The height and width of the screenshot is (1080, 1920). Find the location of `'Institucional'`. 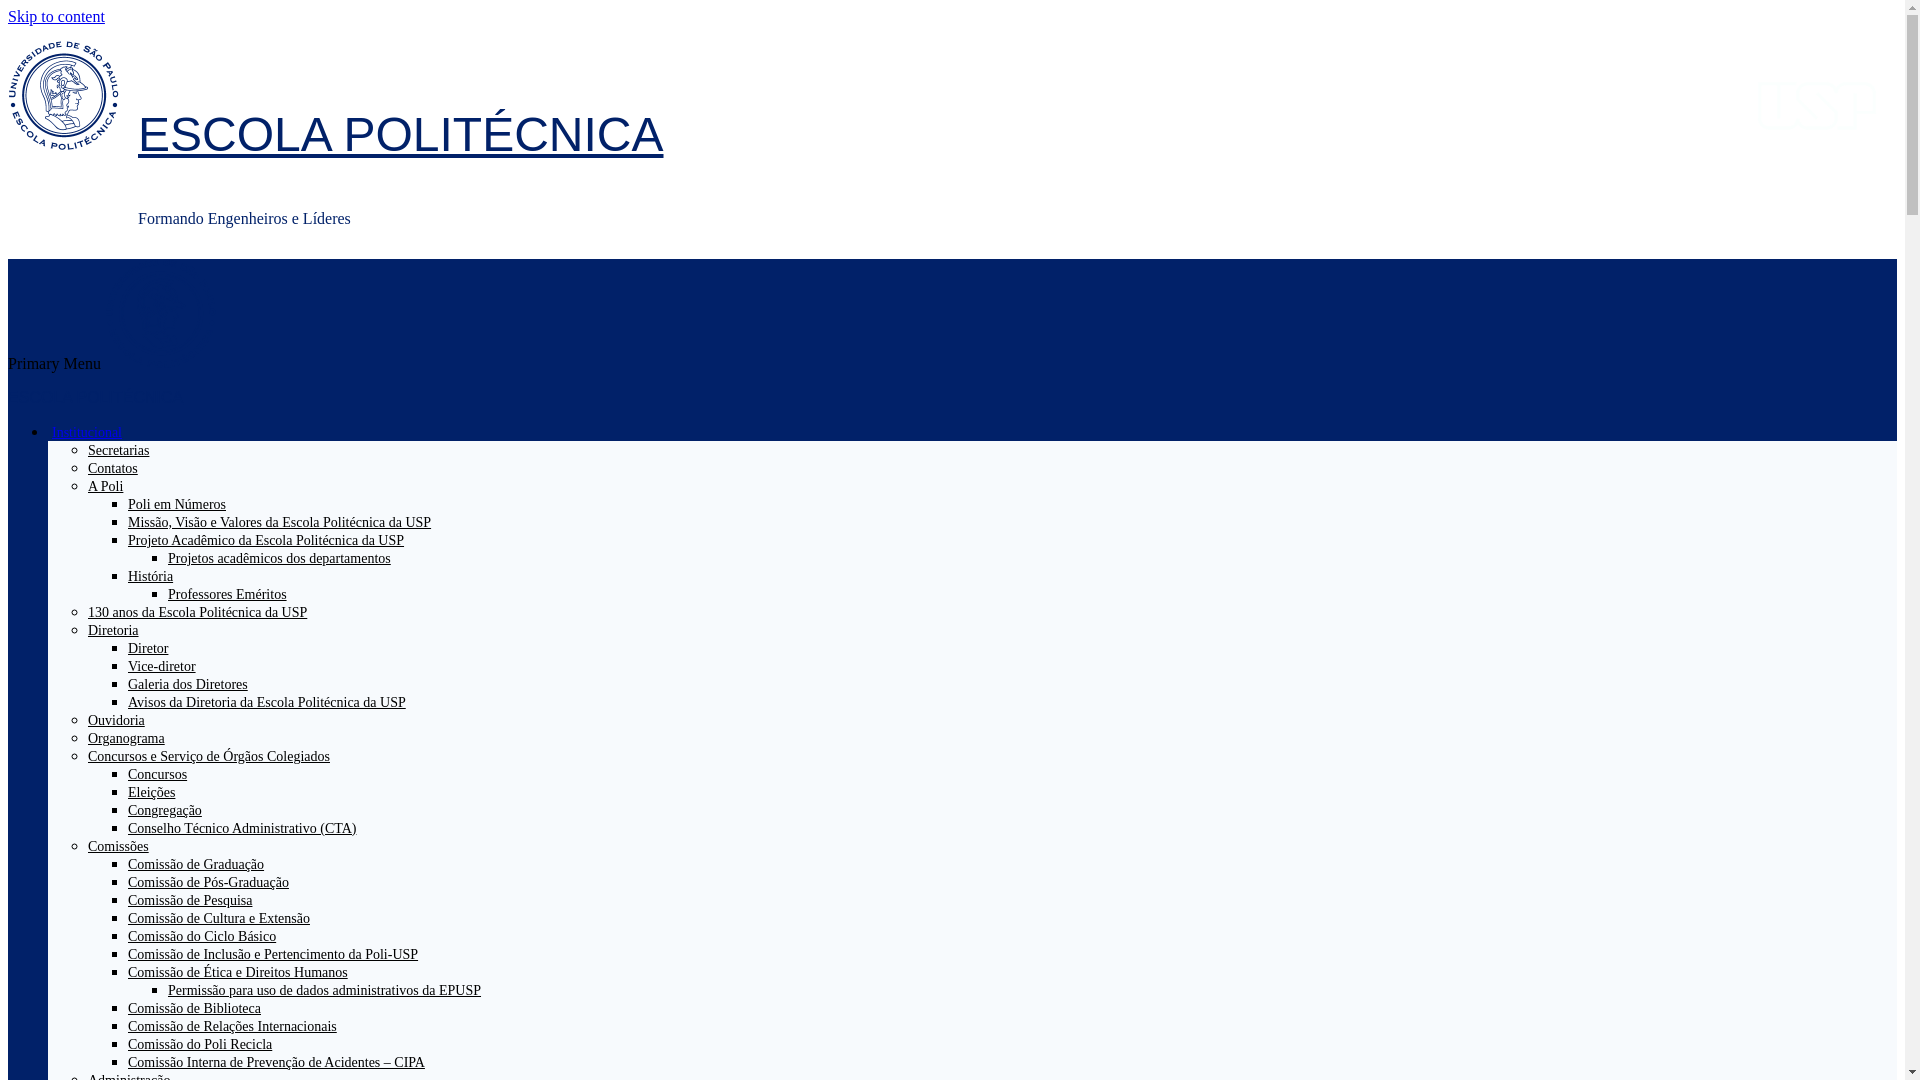

'Institucional' is located at coordinates (94, 431).